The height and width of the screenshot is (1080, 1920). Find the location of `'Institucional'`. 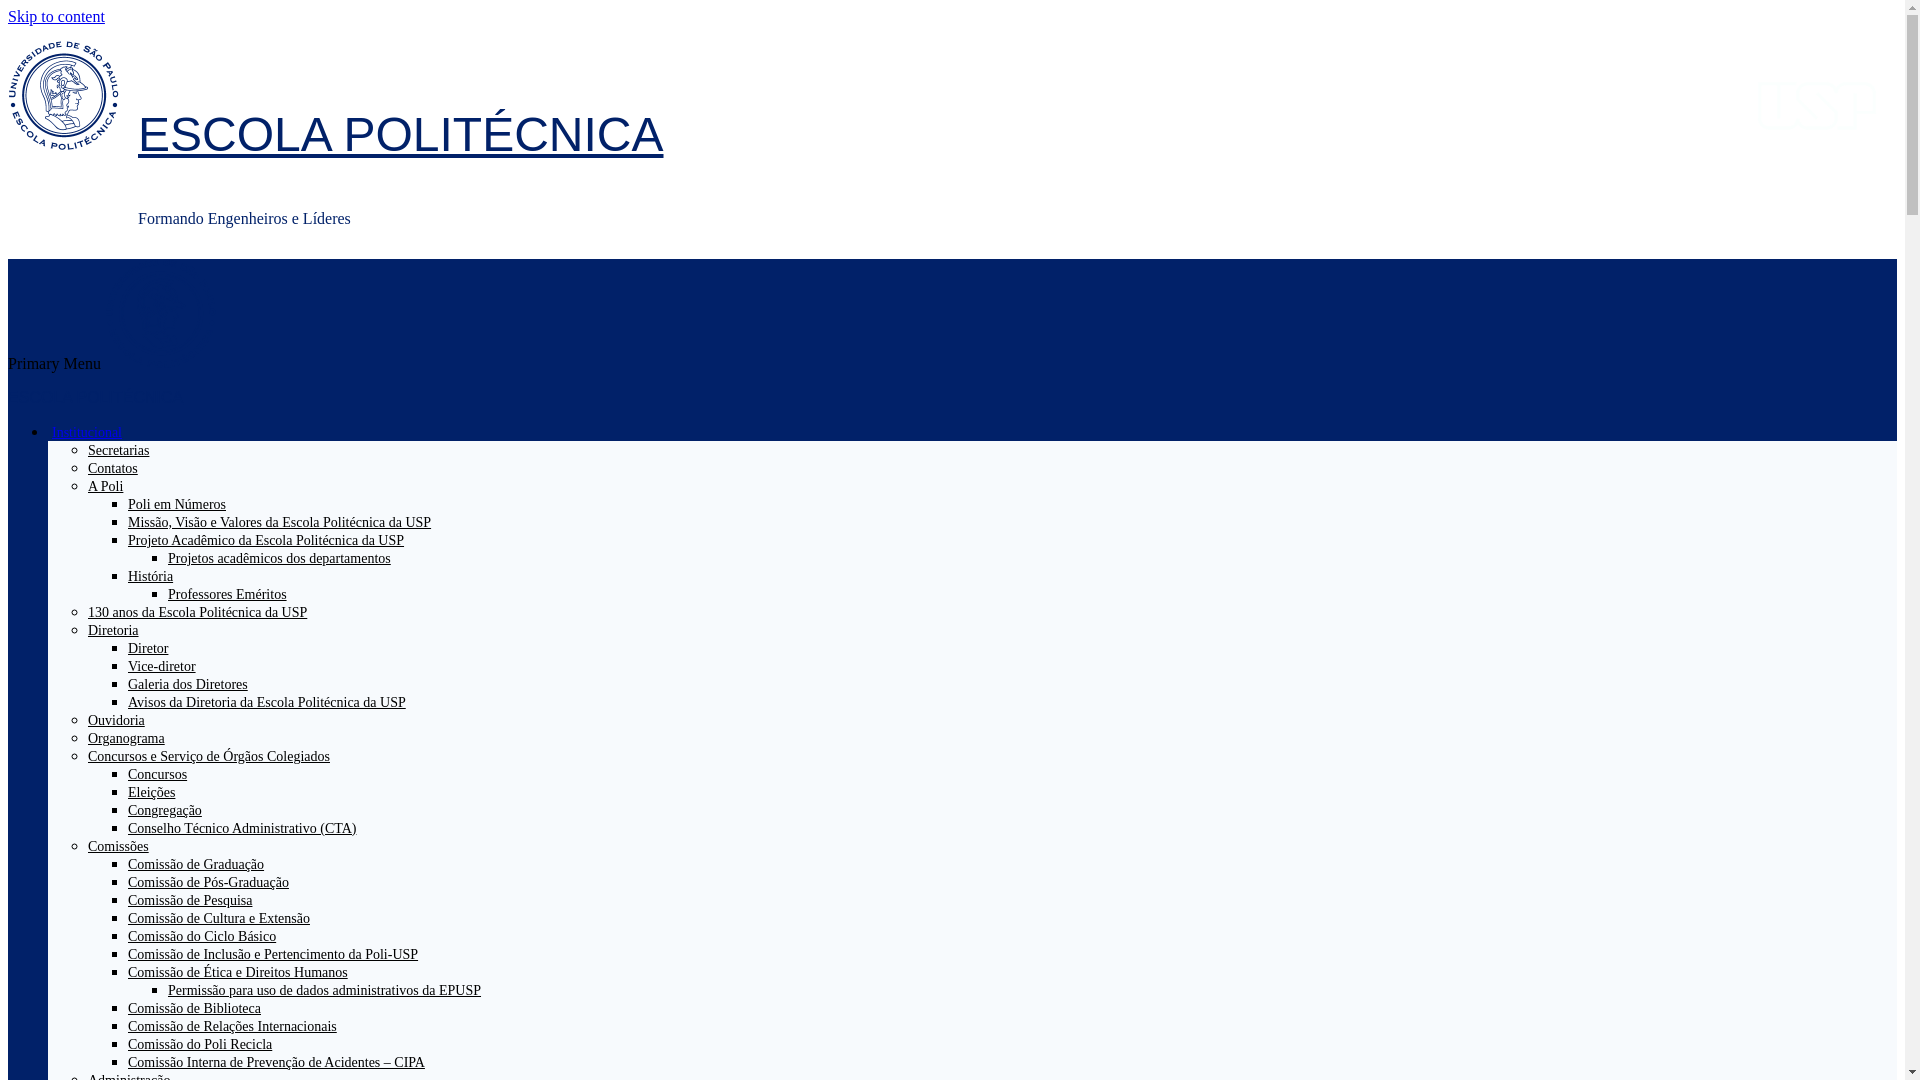

'Institucional' is located at coordinates (94, 431).